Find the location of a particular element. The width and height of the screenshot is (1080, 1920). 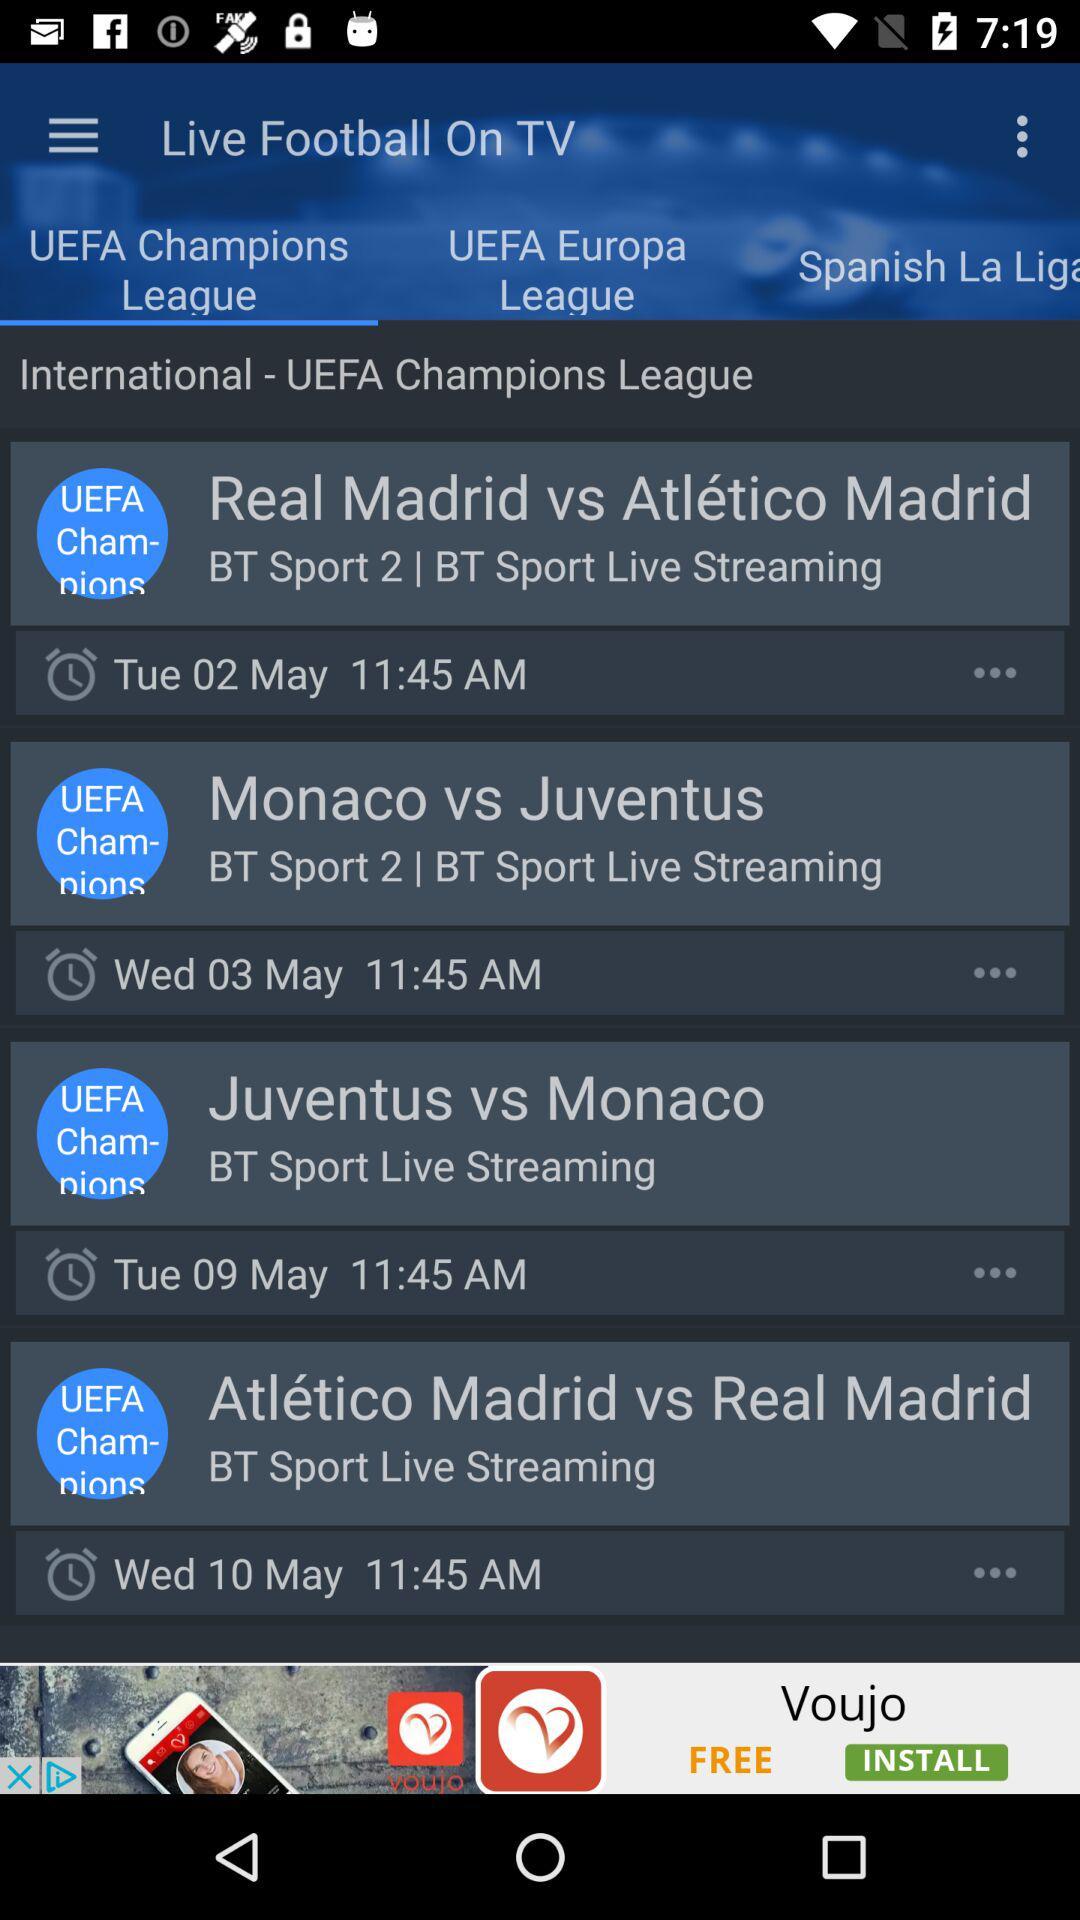

option is located at coordinates (995, 1271).